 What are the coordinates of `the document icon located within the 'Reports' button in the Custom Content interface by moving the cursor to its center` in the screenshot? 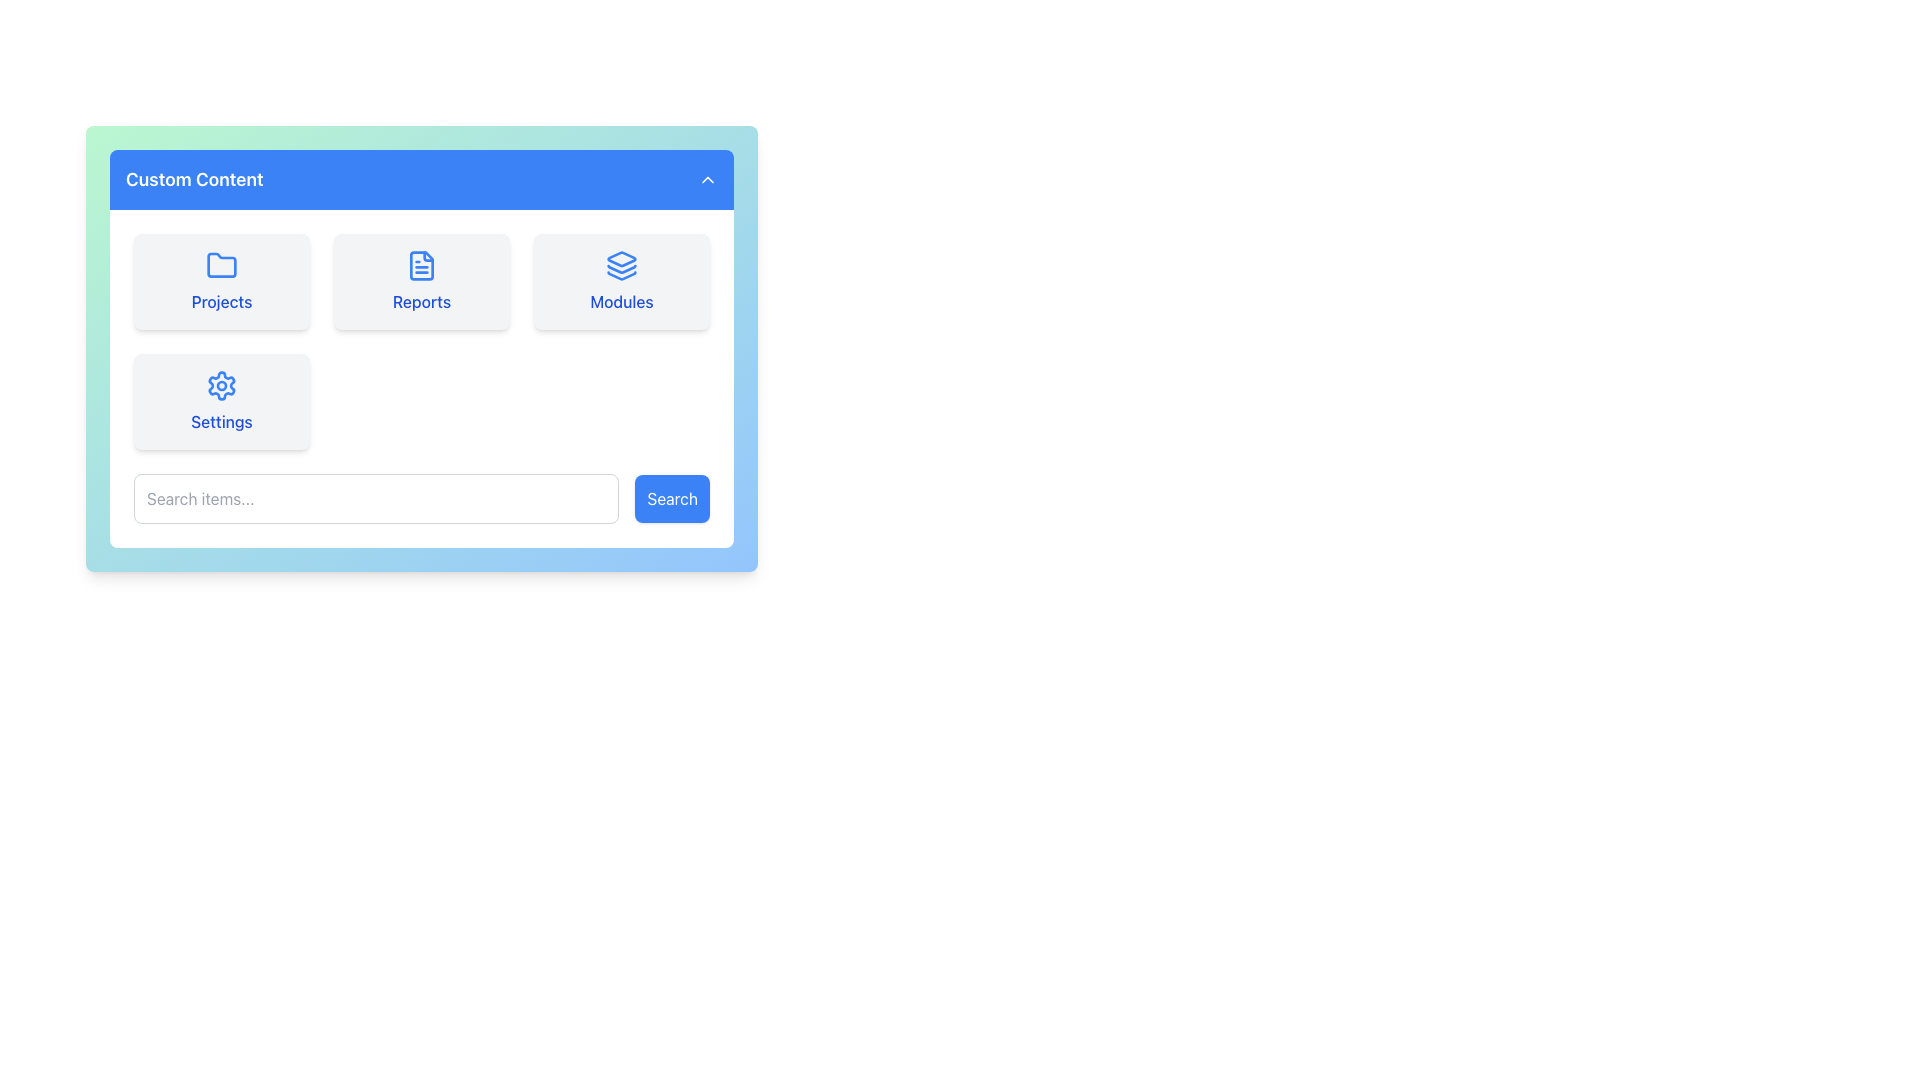 It's located at (421, 265).